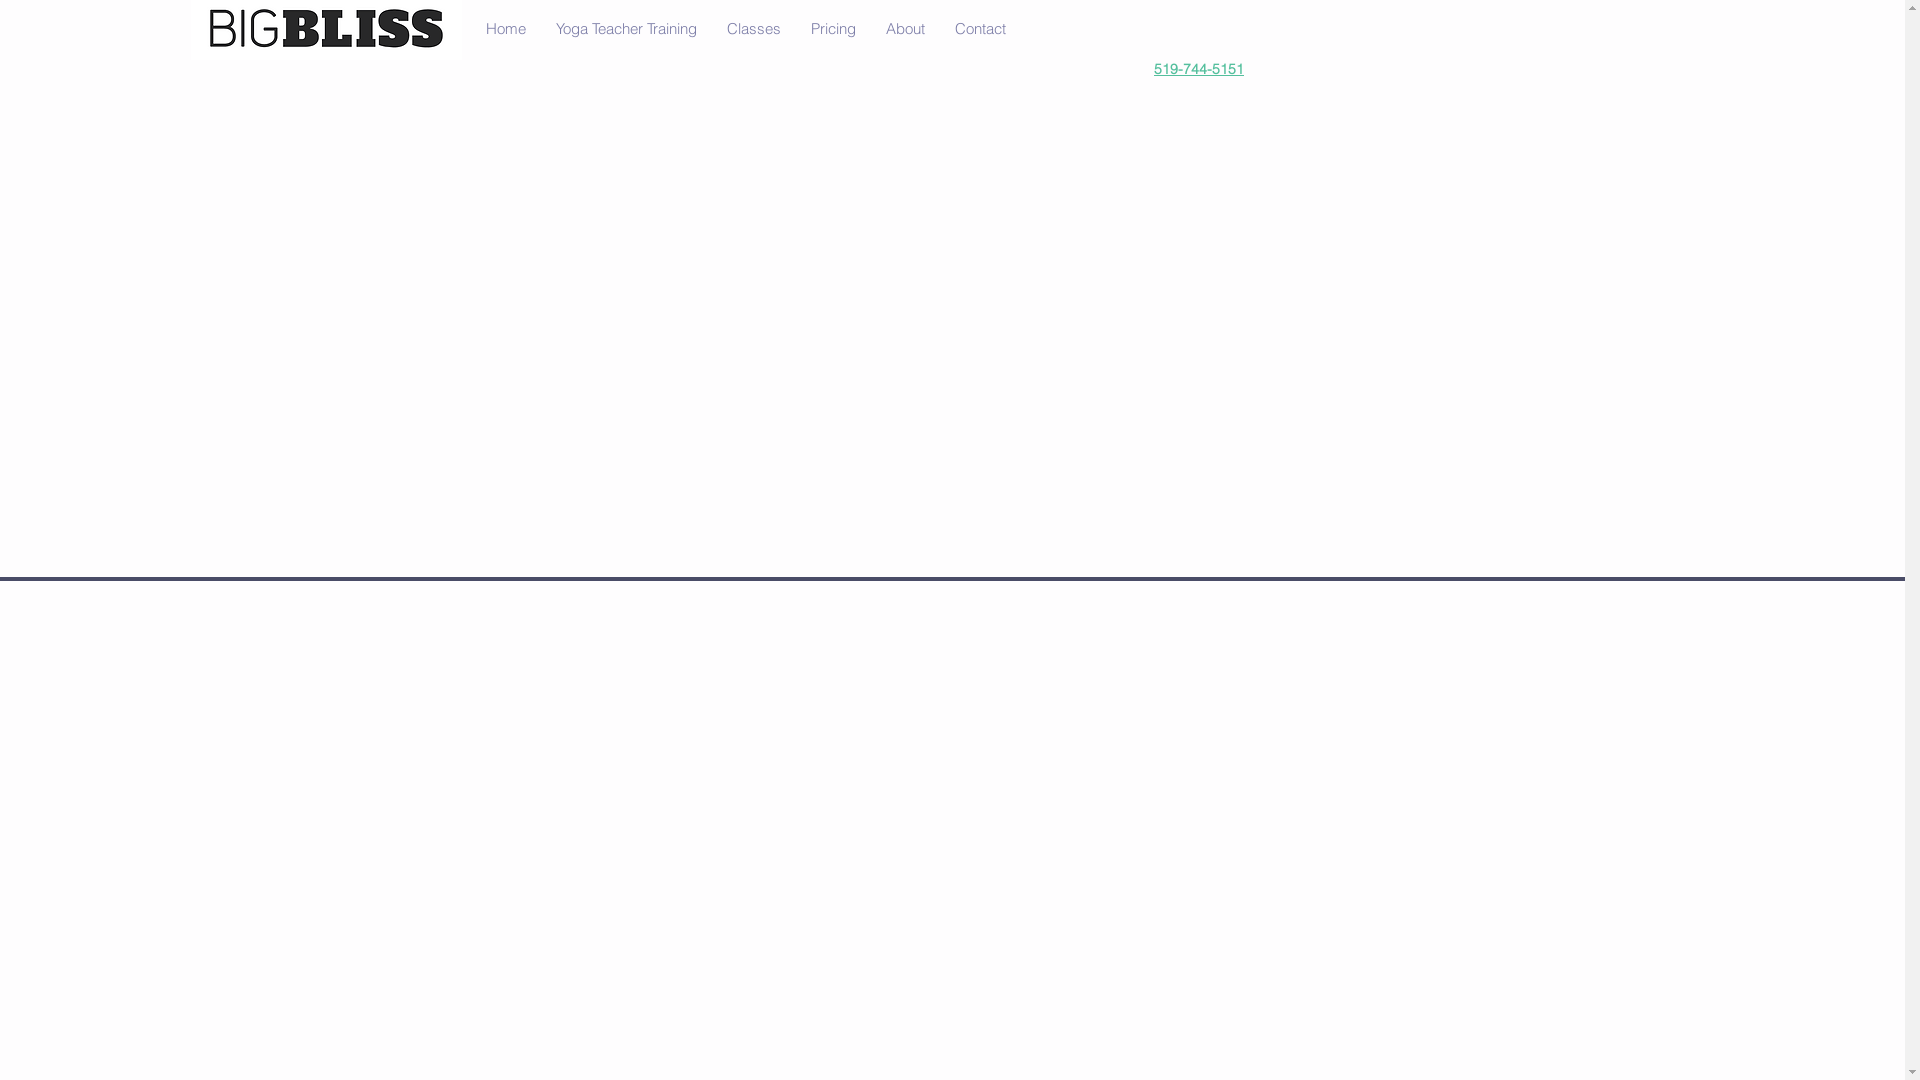 Image resolution: width=1920 pixels, height=1080 pixels. Describe the element at coordinates (624, 29) in the screenshot. I see `'Yoga Teacher Training'` at that location.